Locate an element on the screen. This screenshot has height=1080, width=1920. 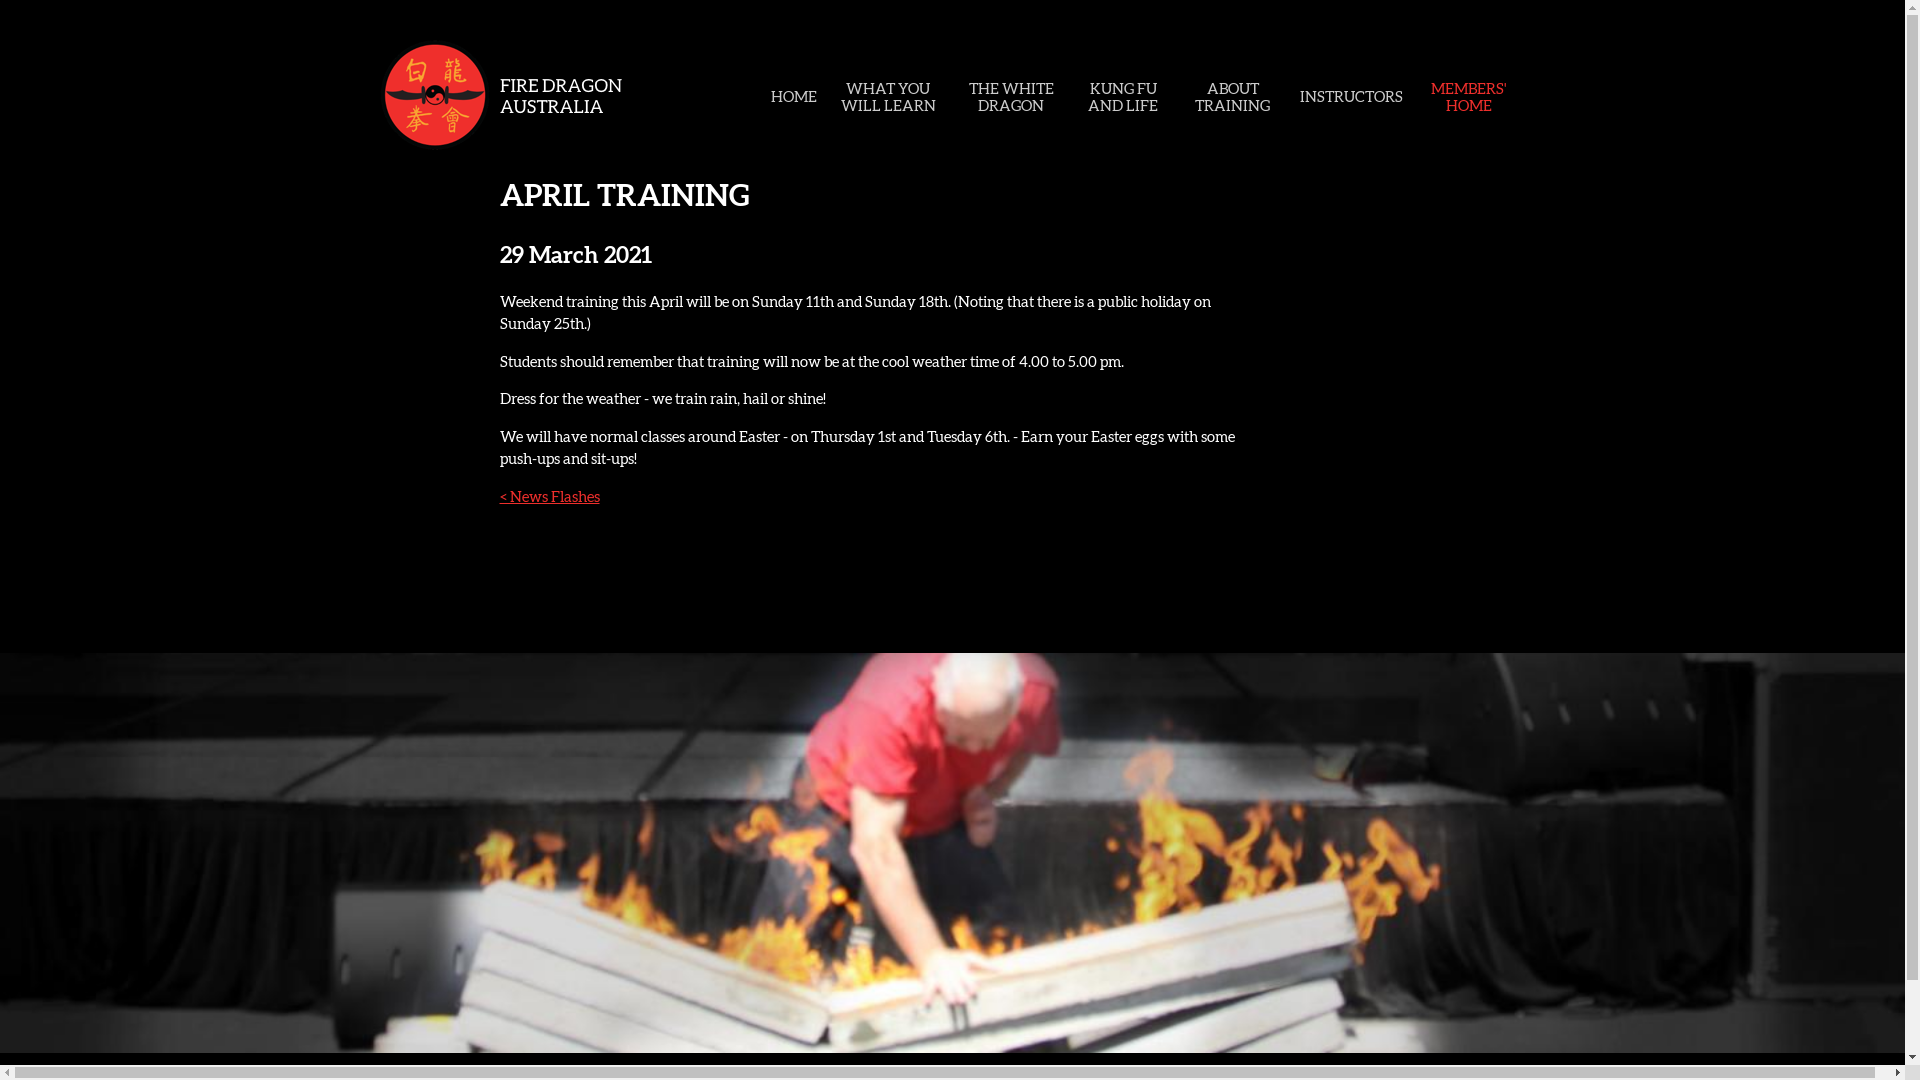
'< News Flashes' is located at coordinates (550, 495).